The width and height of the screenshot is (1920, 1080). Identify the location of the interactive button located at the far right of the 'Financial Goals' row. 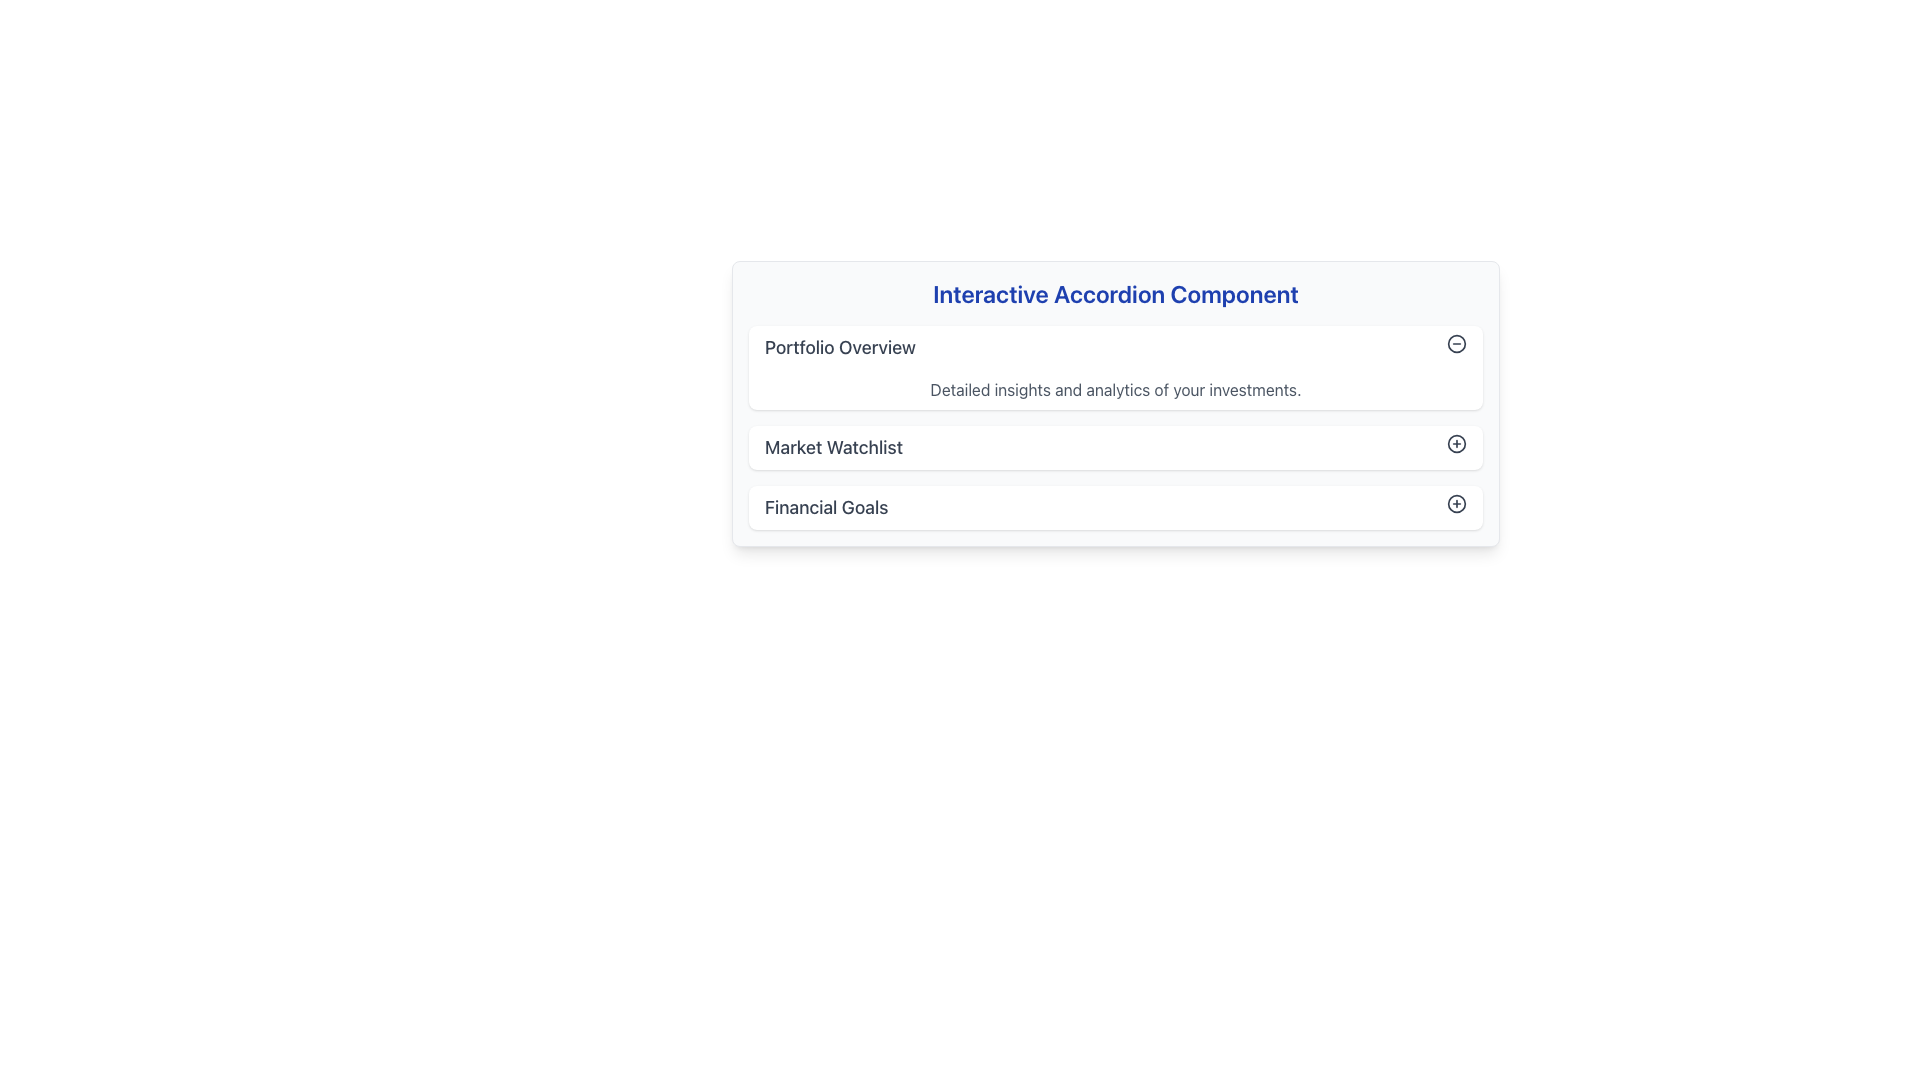
(1457, 503).